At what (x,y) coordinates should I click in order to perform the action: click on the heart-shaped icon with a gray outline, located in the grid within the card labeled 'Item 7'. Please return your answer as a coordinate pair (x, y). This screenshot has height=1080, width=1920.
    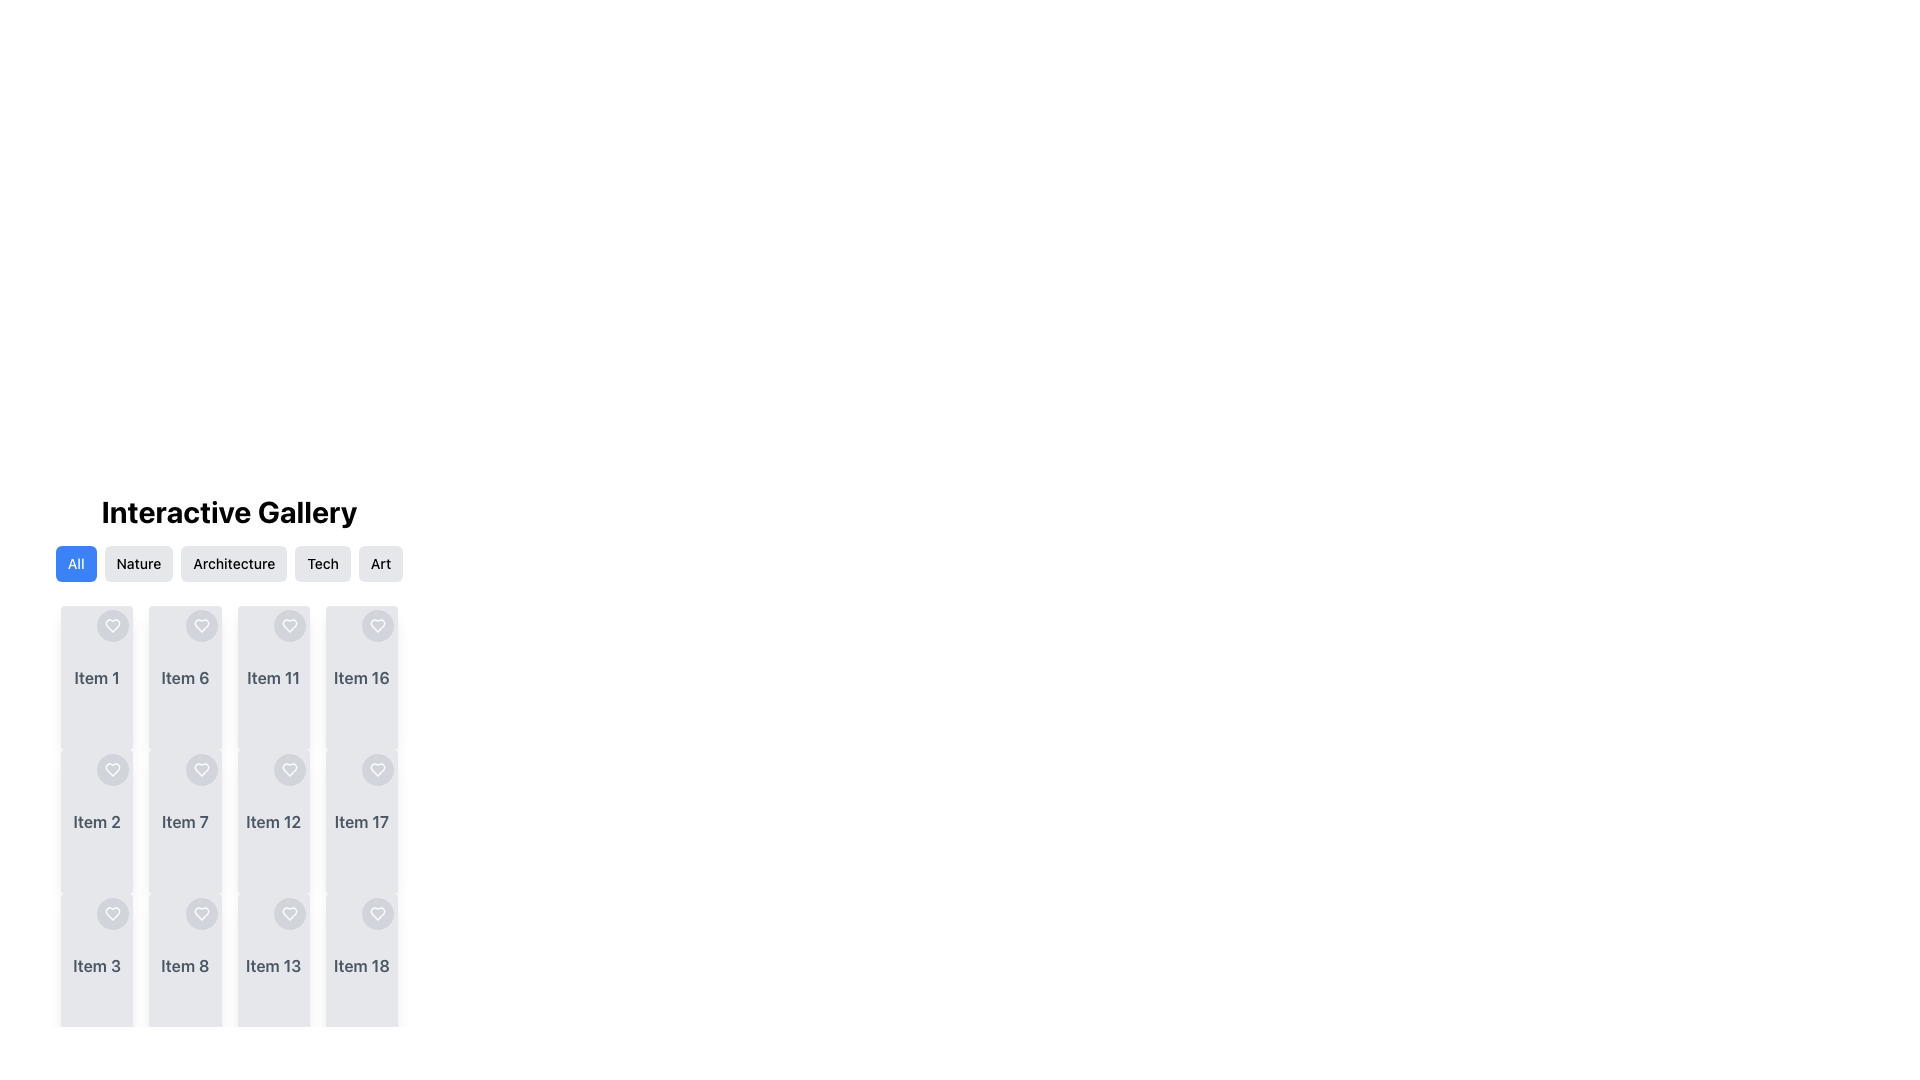
    Looking at the image, I should click on (201, 769).